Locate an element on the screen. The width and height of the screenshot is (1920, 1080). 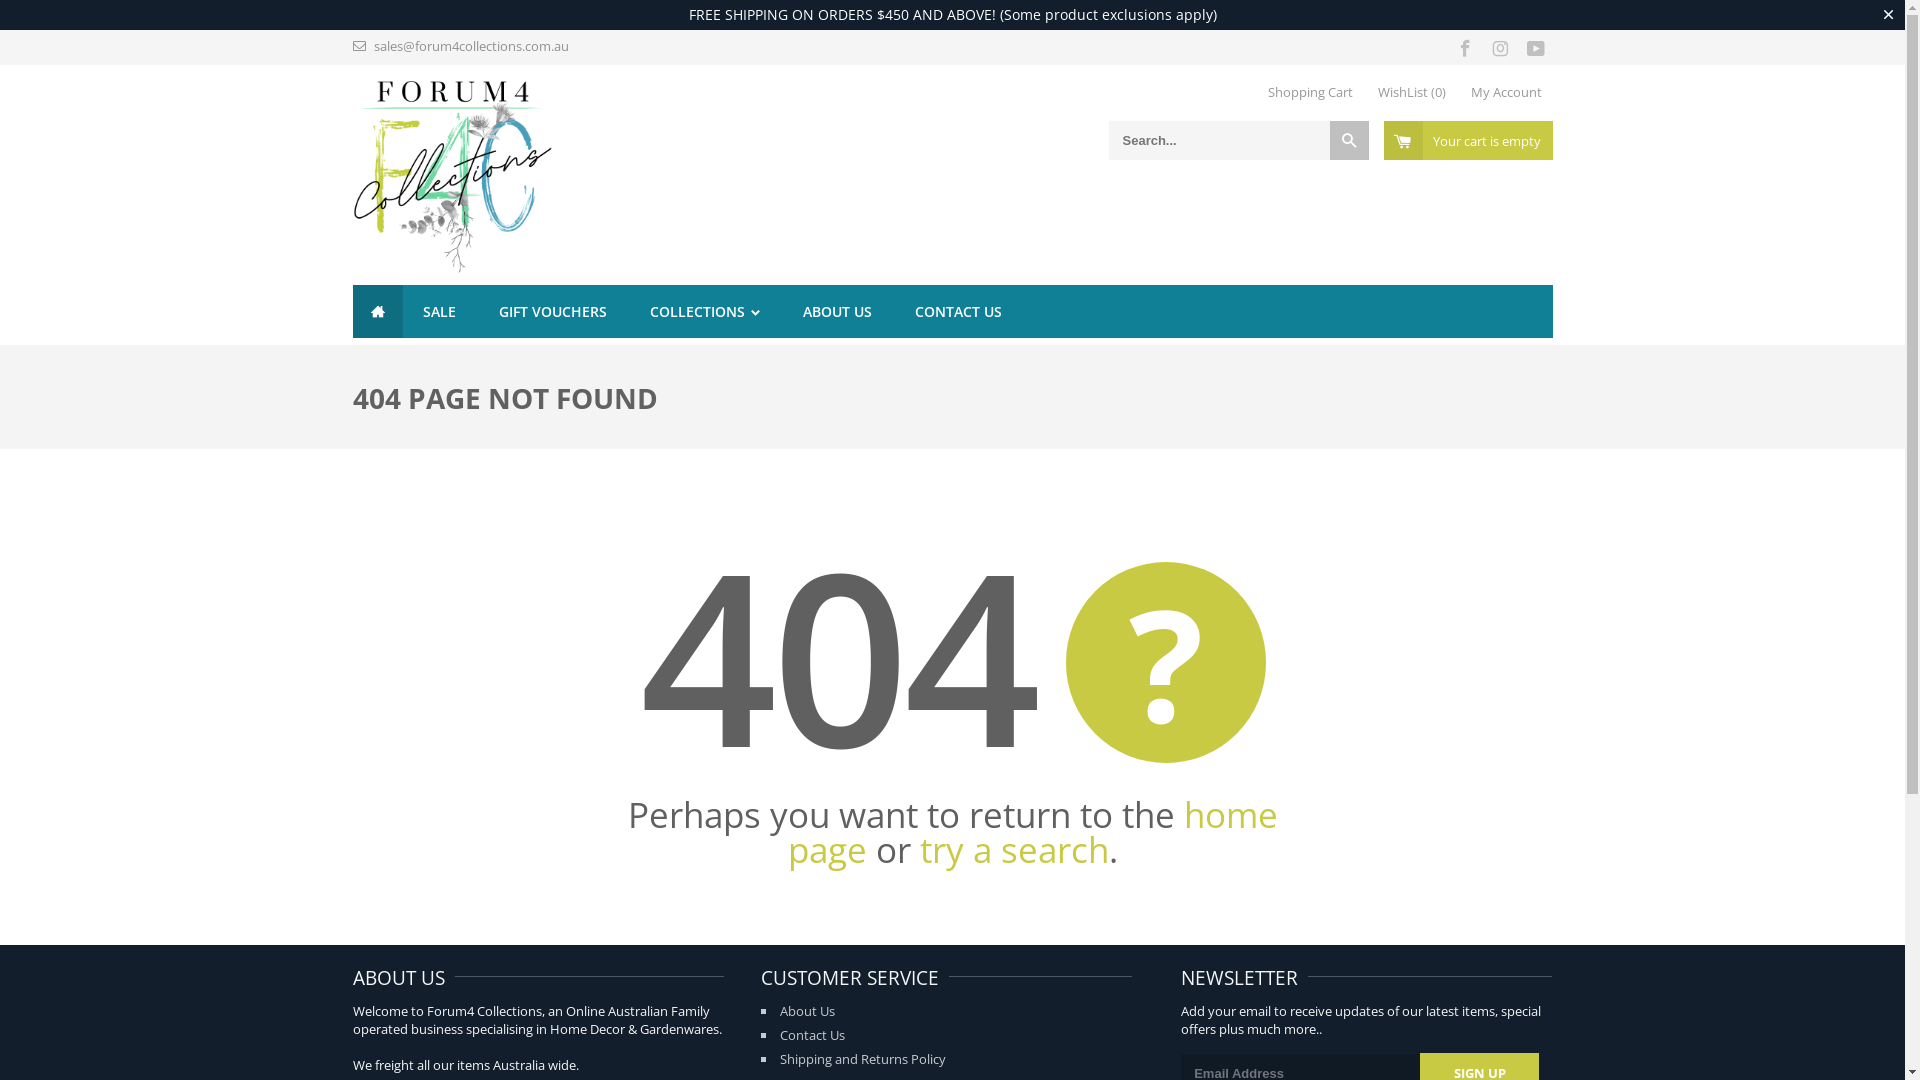
'Forum4 Collections on YouTube' is located at coordinates (1534, 45).